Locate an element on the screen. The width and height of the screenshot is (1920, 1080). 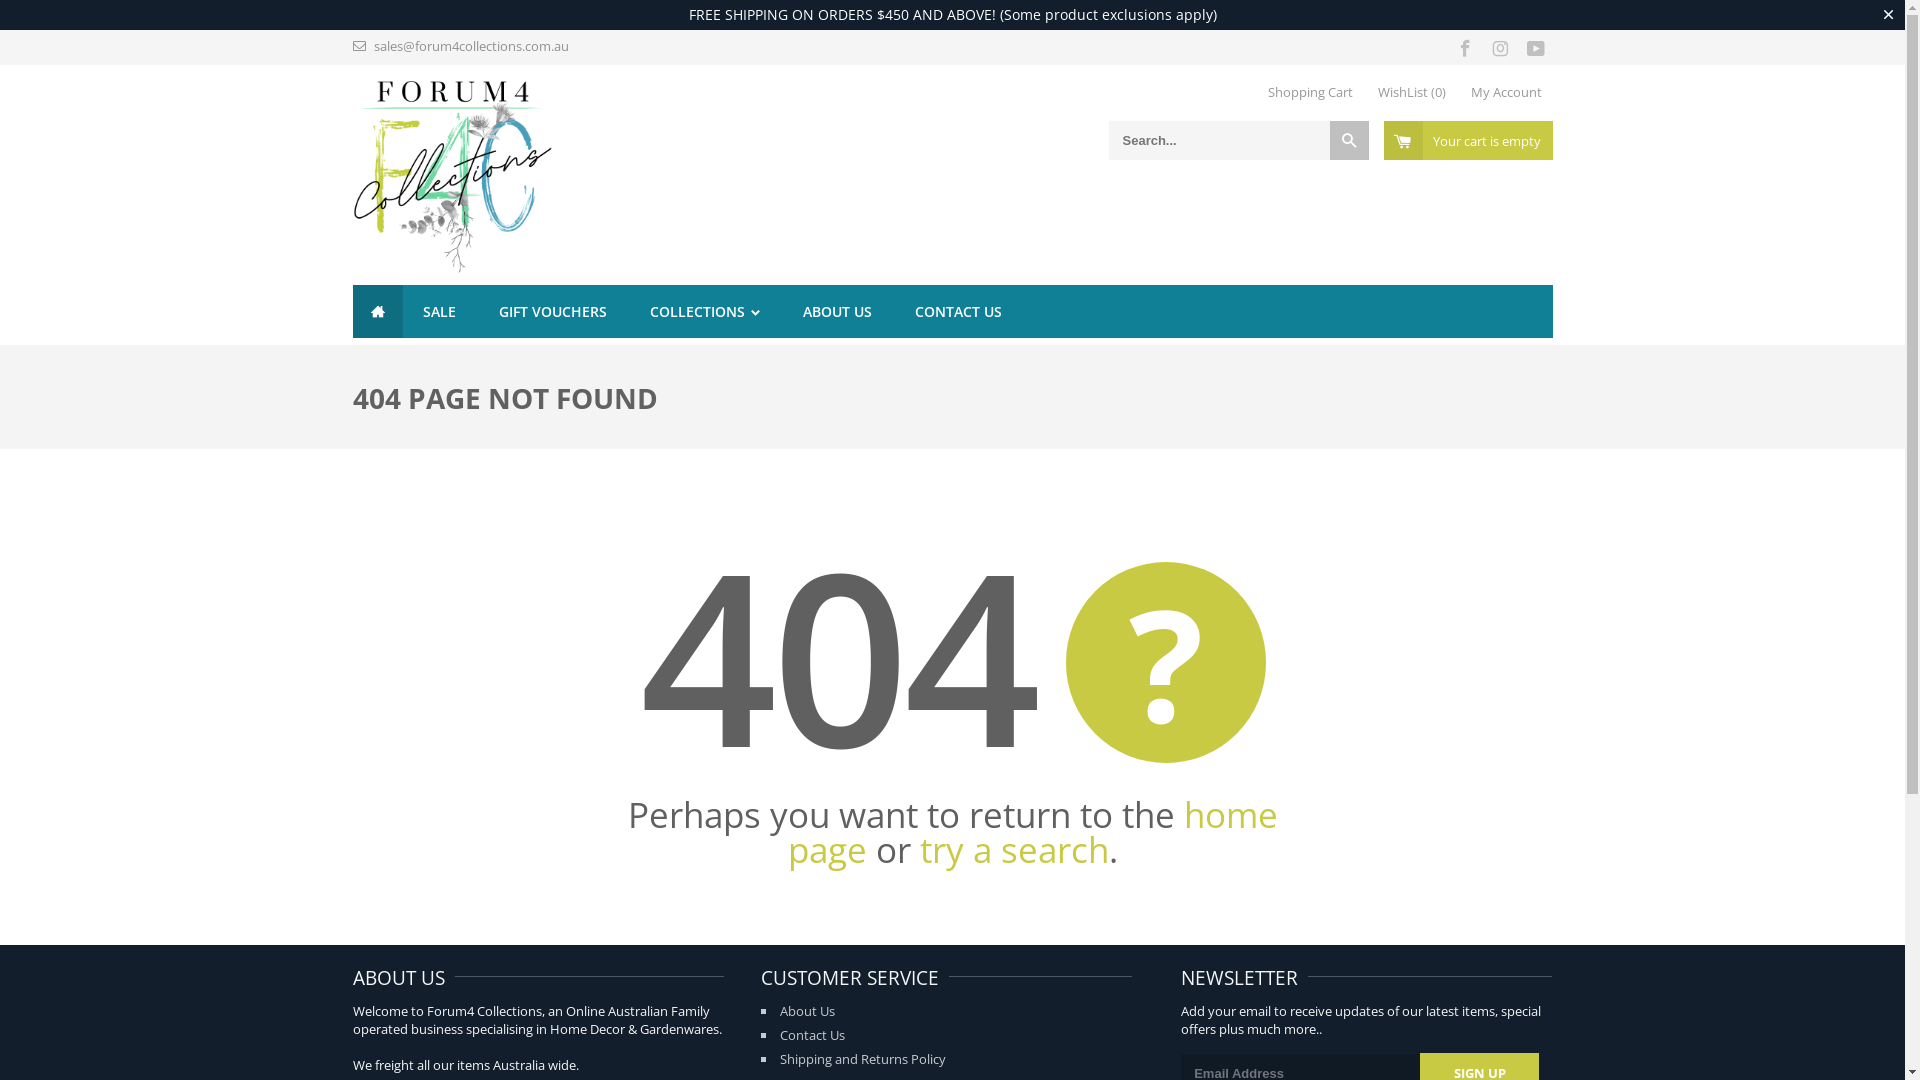
'Forum4 Collections on YouTube' is located at coordinates (1534, 45).